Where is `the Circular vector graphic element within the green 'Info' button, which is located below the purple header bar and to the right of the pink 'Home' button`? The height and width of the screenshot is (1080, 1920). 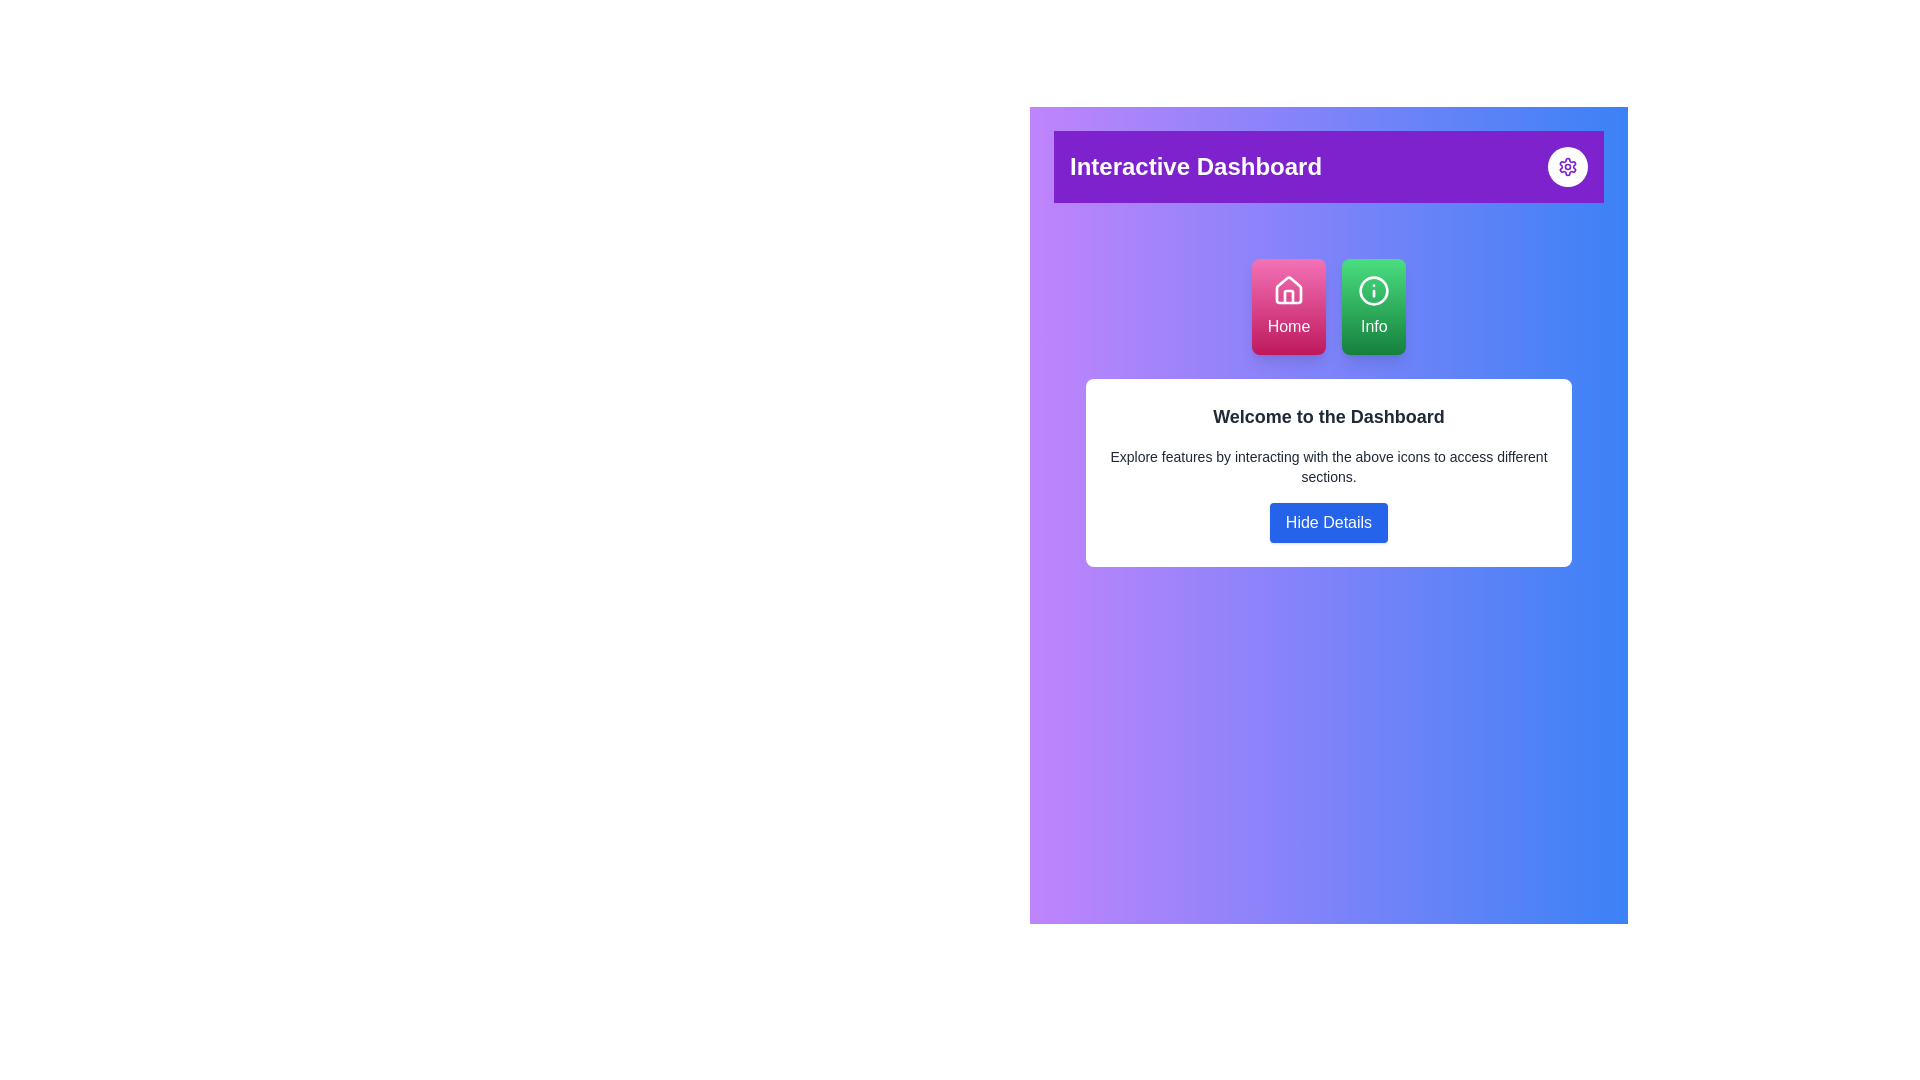
the Circular vector graphic element within the green 'Info' button, which is located below the purple header bar and to the right of the pink 'Home' button is located at coordinates (1372, 290).